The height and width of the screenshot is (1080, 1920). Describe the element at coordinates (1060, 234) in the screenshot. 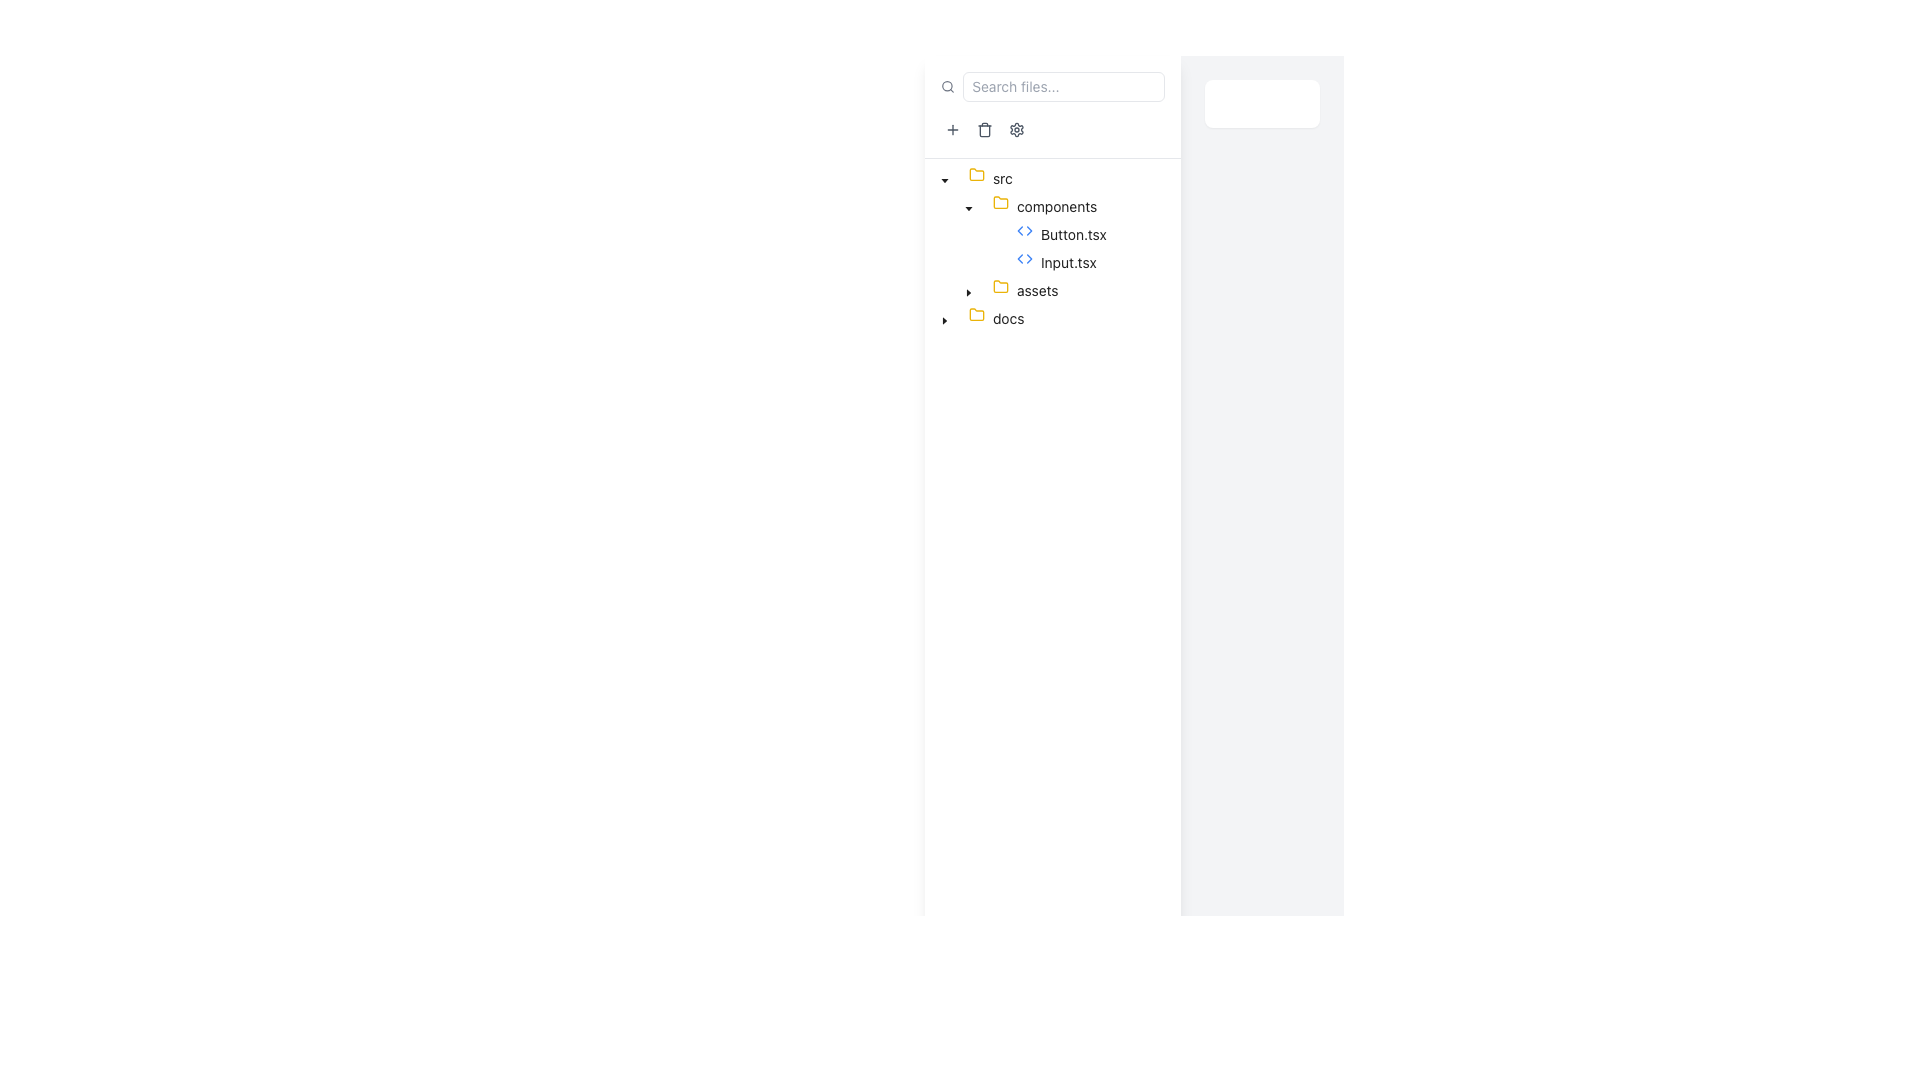

I see `the text node labeled 'Button.tsx' in the tree navigation structure` at that location.